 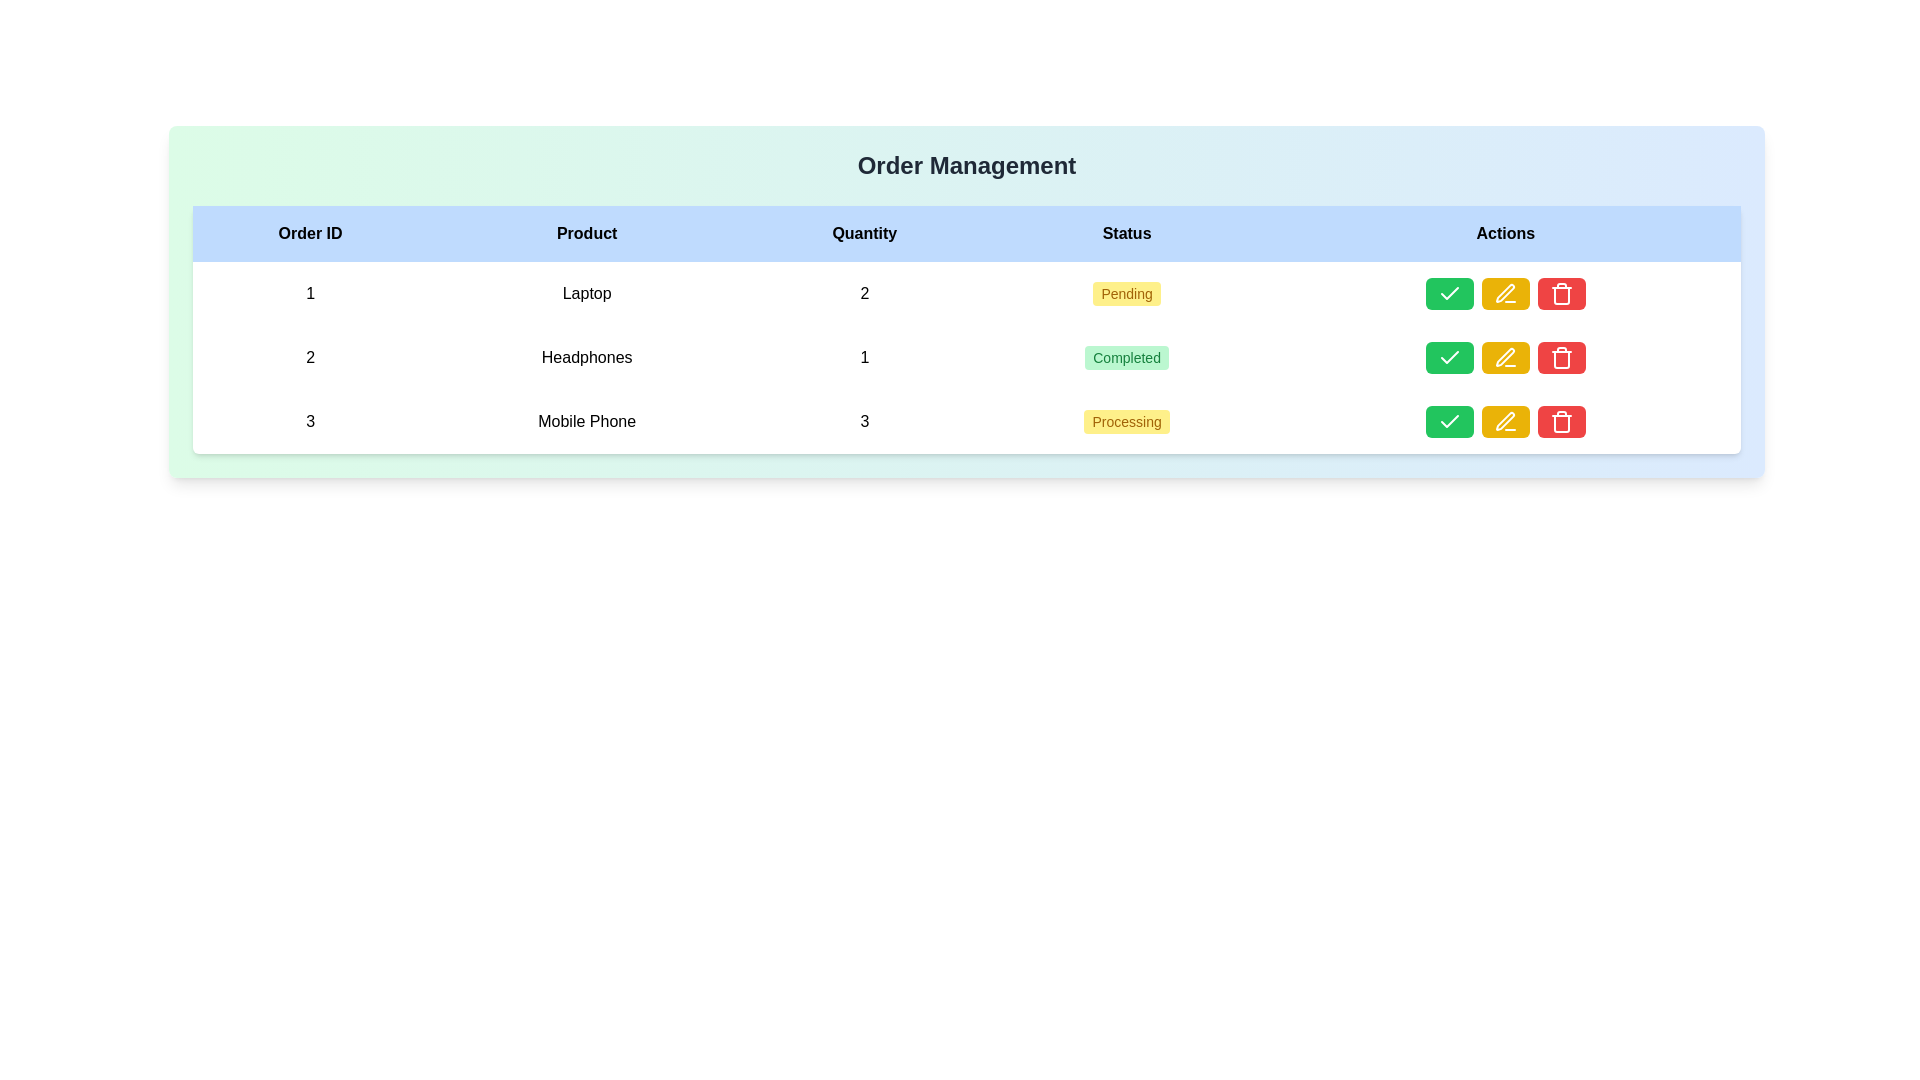 I want to click on the yellow button with a pen icon in the 'Actions' column of the third row of the table to trigger a visual effect, so click(x=1505, y=420).